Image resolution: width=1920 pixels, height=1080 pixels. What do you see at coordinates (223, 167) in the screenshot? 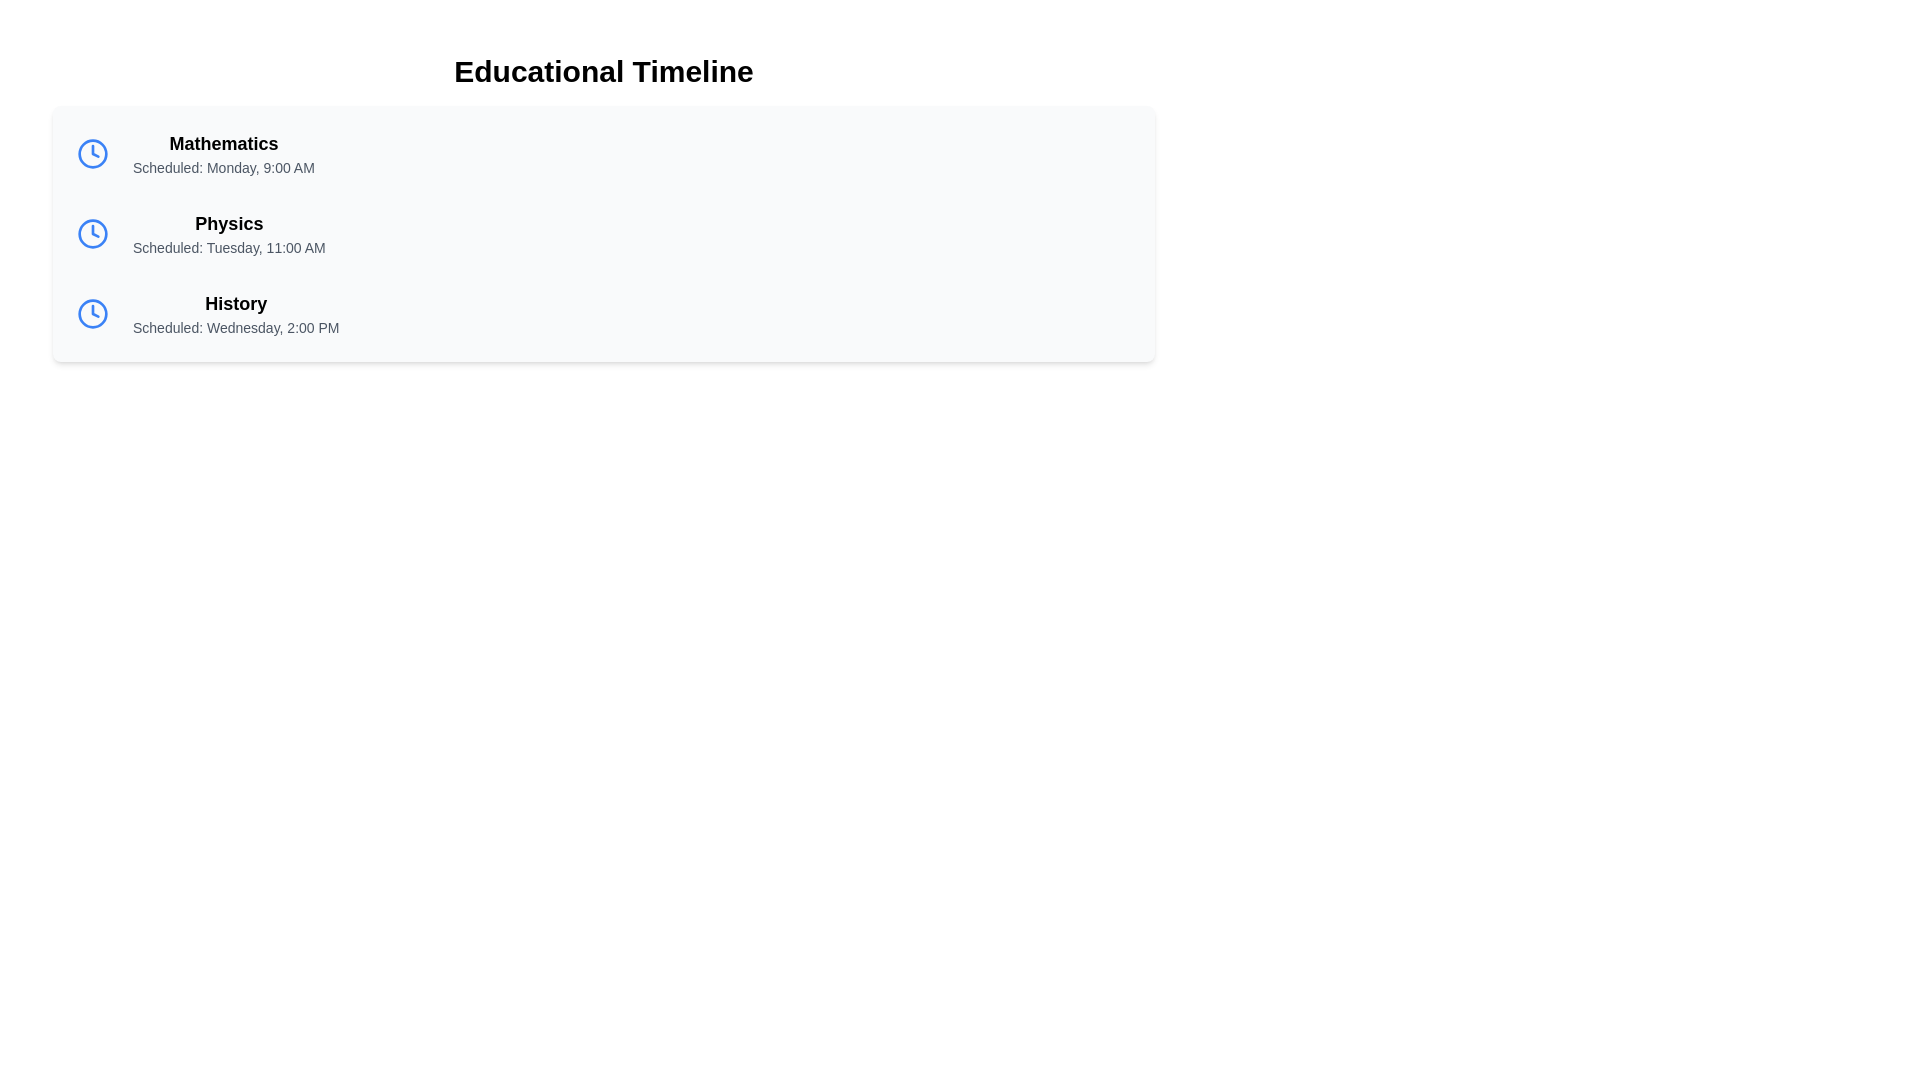
I see `the text label displaying the scheduled time for the event: 'Scheduled: Monday, 9:00 AM'` at bounding box center [223, 167].